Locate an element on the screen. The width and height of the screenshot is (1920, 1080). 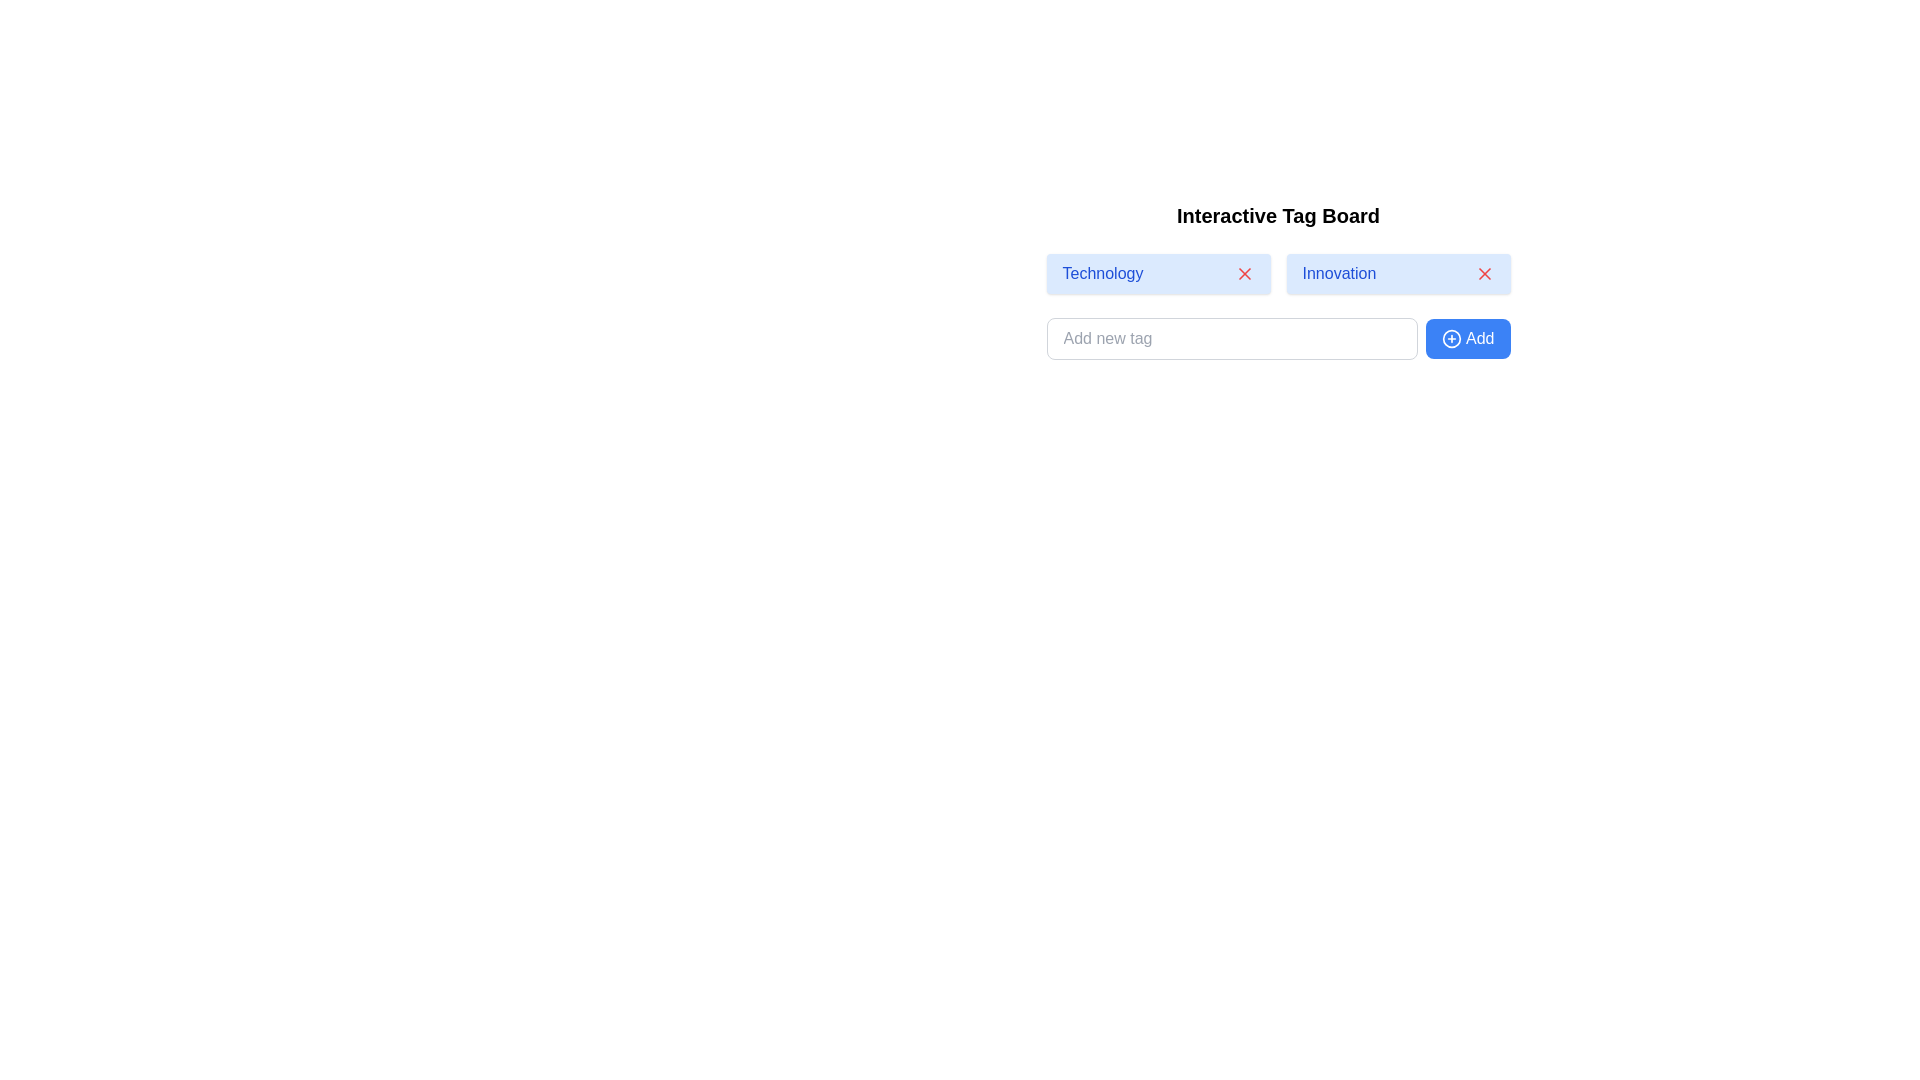
the circular decorative element representing the 'Add' action, which is part of the SVG icon next to the input field for adding tags is located at coordinates (1452, 338).